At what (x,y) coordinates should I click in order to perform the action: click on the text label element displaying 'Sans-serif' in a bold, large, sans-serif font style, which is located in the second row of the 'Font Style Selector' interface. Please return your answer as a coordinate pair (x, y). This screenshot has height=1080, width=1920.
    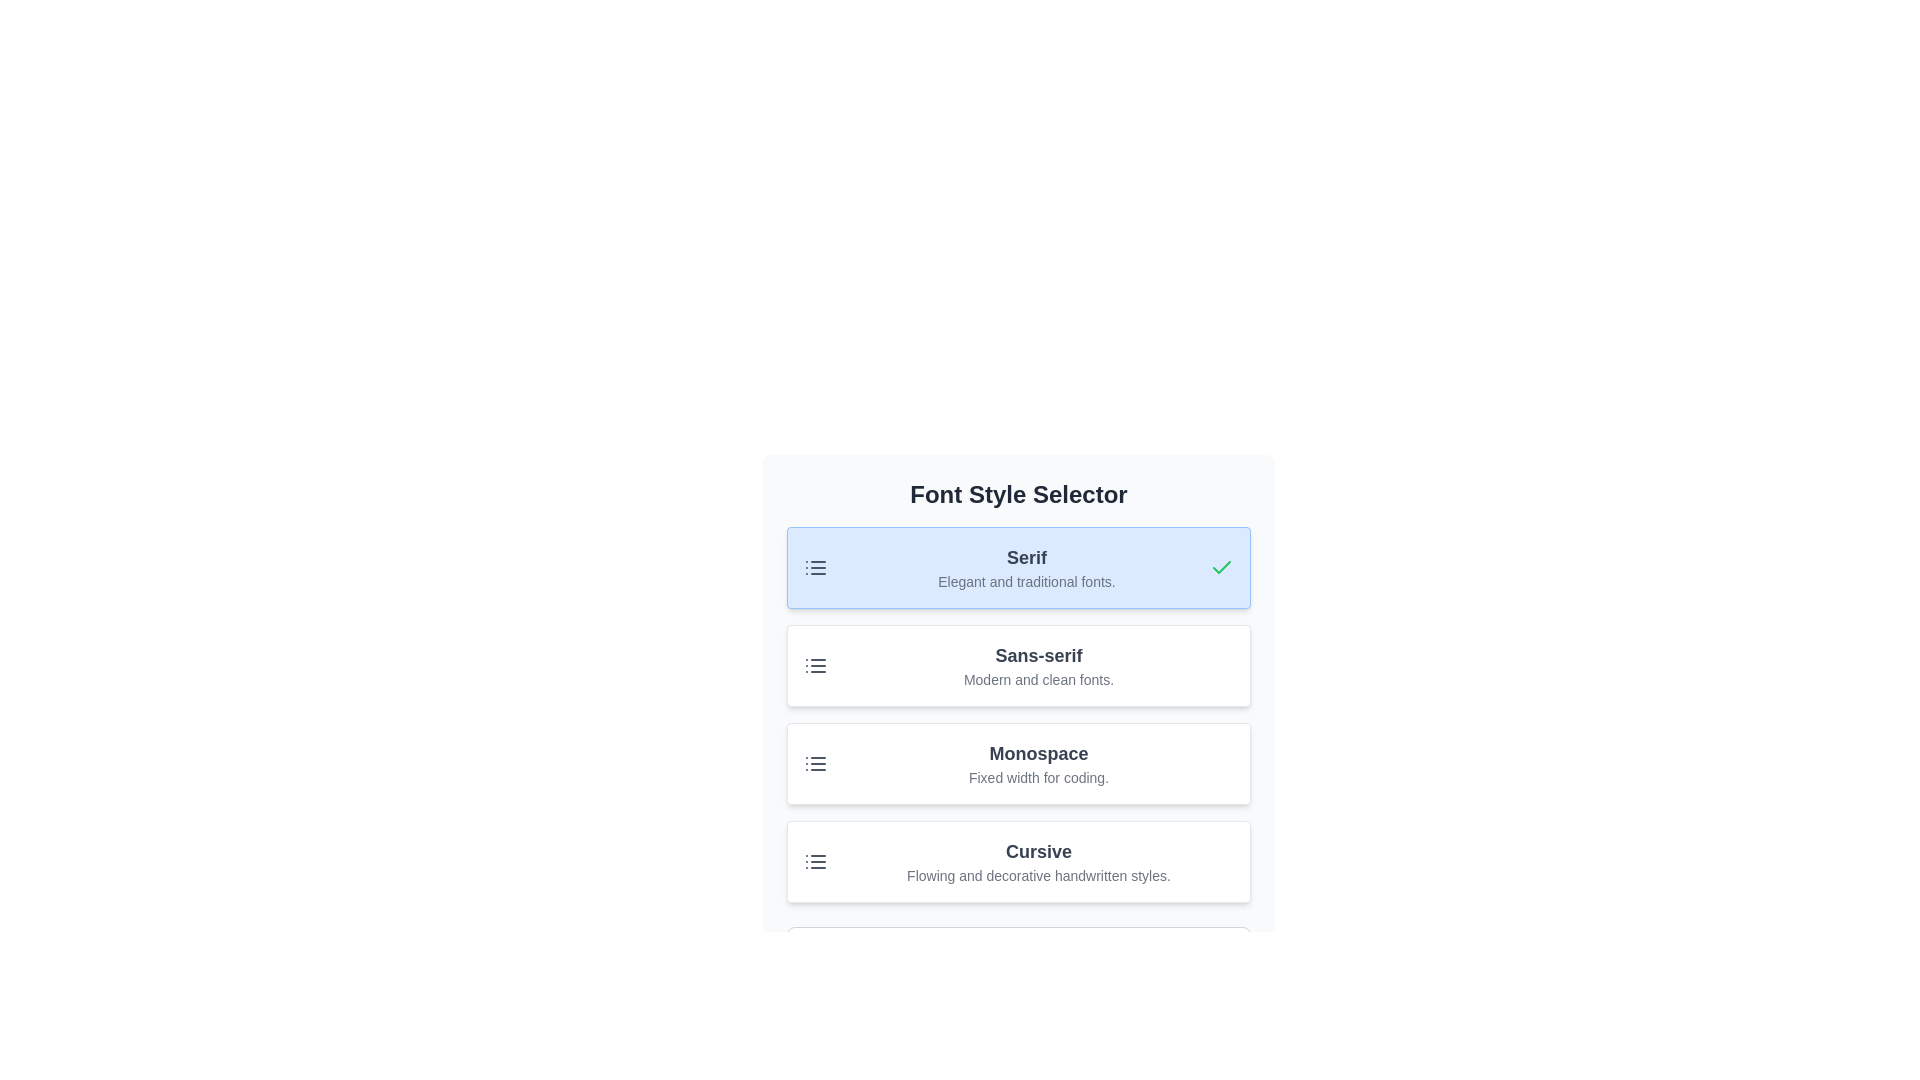
    Looking at the image, I should click on (1038, 655).